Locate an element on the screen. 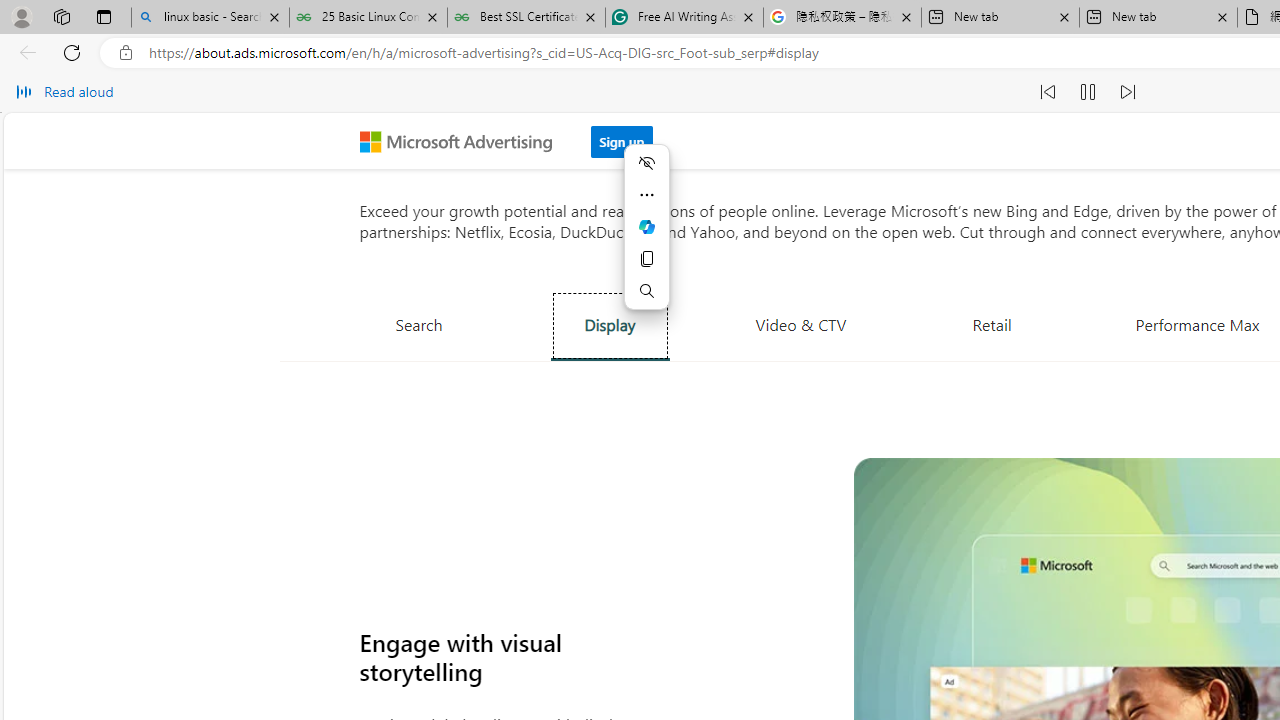  'Performance Max' is located at coordinates (1197, 323).